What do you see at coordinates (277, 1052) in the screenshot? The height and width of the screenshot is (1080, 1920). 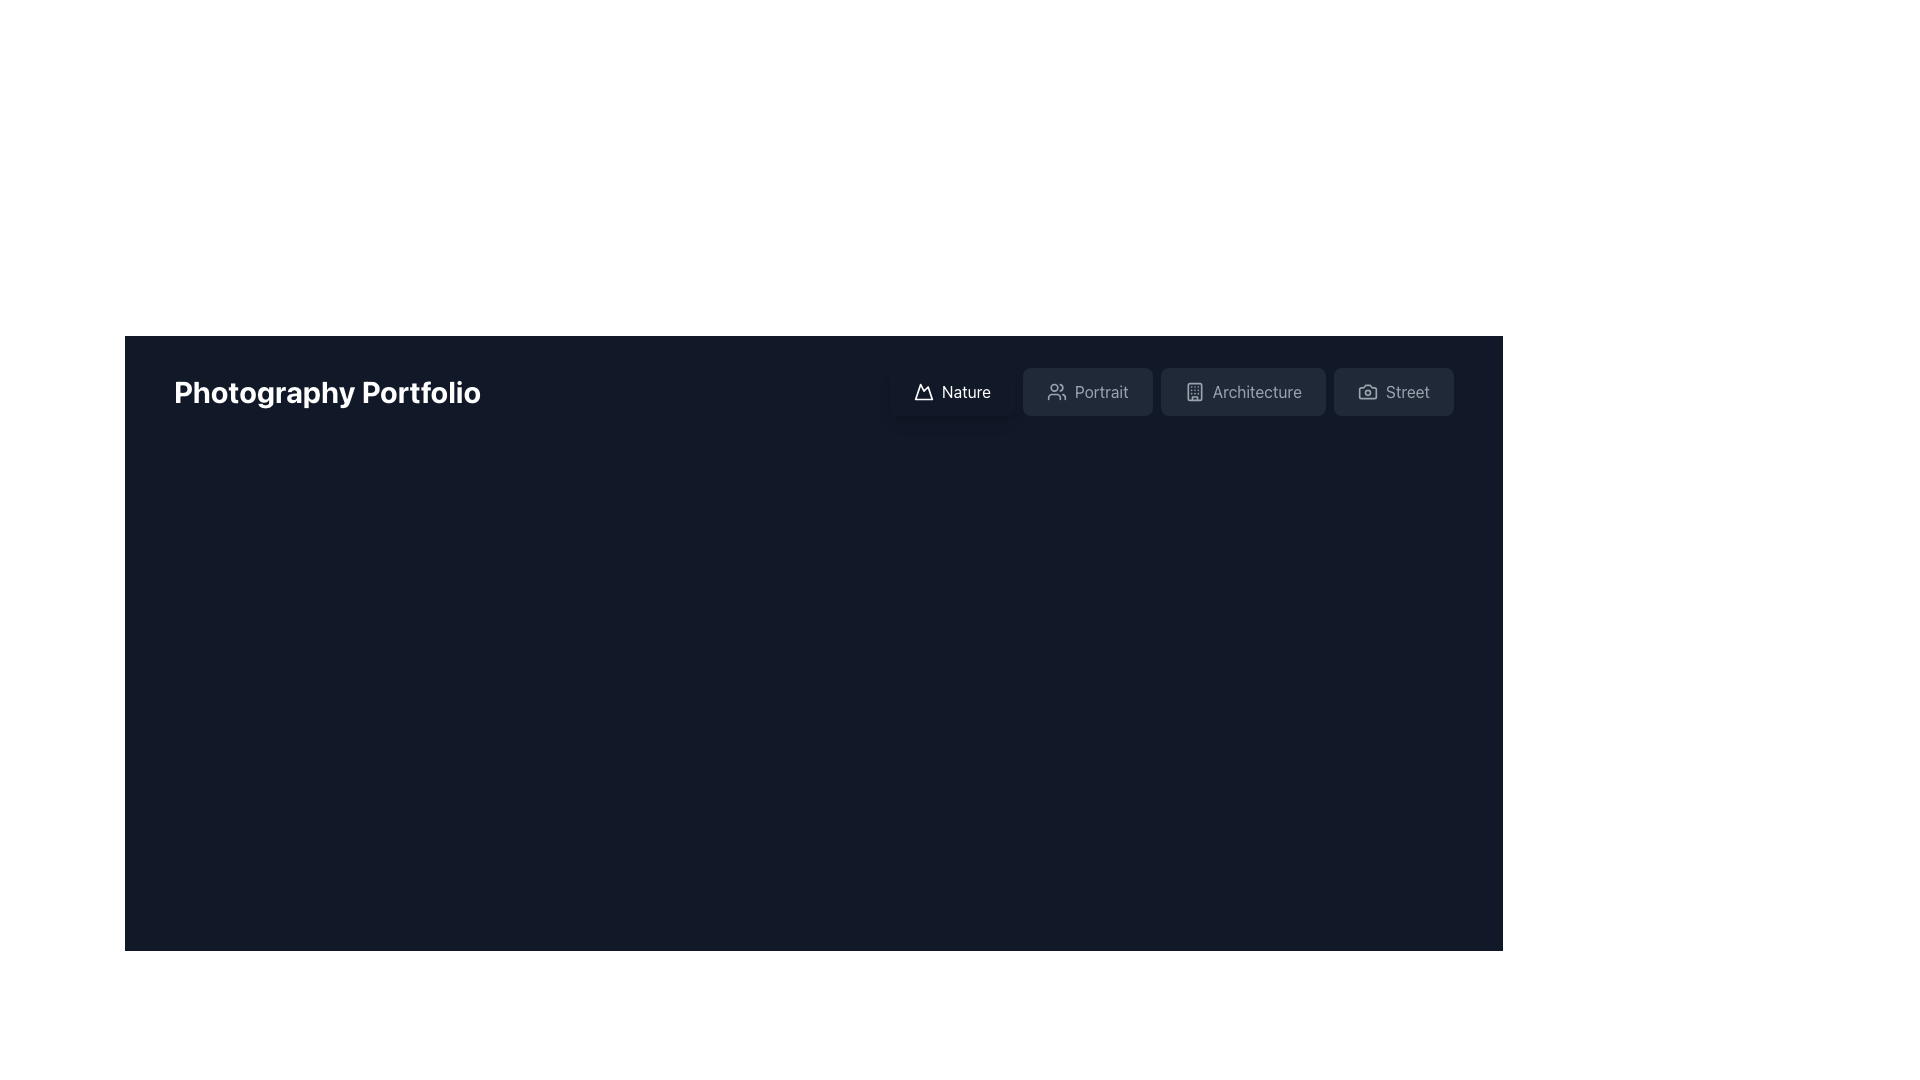 I see `the text displaying the view count indicated by the eye icon, which is the third item in a horizontal group of indicators at the bottom right of the interface` at bounding box center [277, 1052].